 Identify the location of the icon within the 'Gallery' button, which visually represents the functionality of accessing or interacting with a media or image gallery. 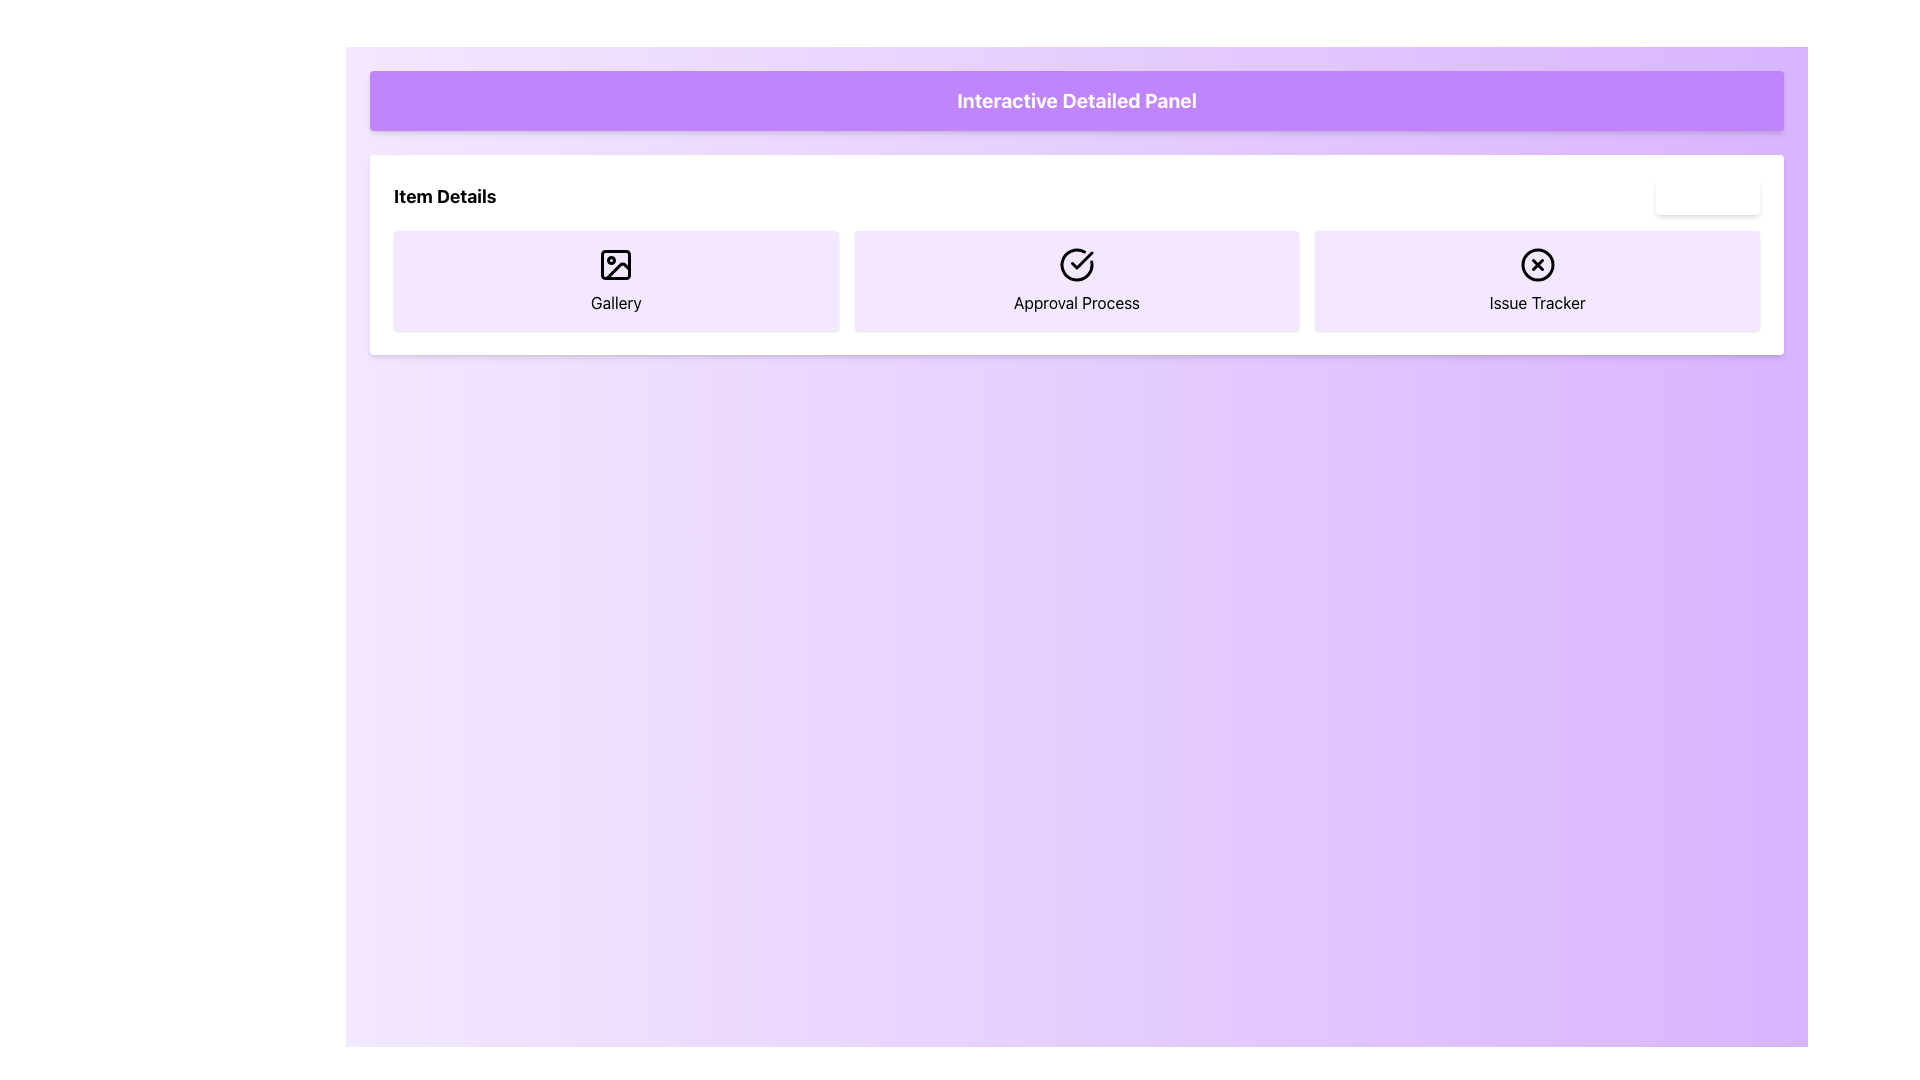
(617, 271).